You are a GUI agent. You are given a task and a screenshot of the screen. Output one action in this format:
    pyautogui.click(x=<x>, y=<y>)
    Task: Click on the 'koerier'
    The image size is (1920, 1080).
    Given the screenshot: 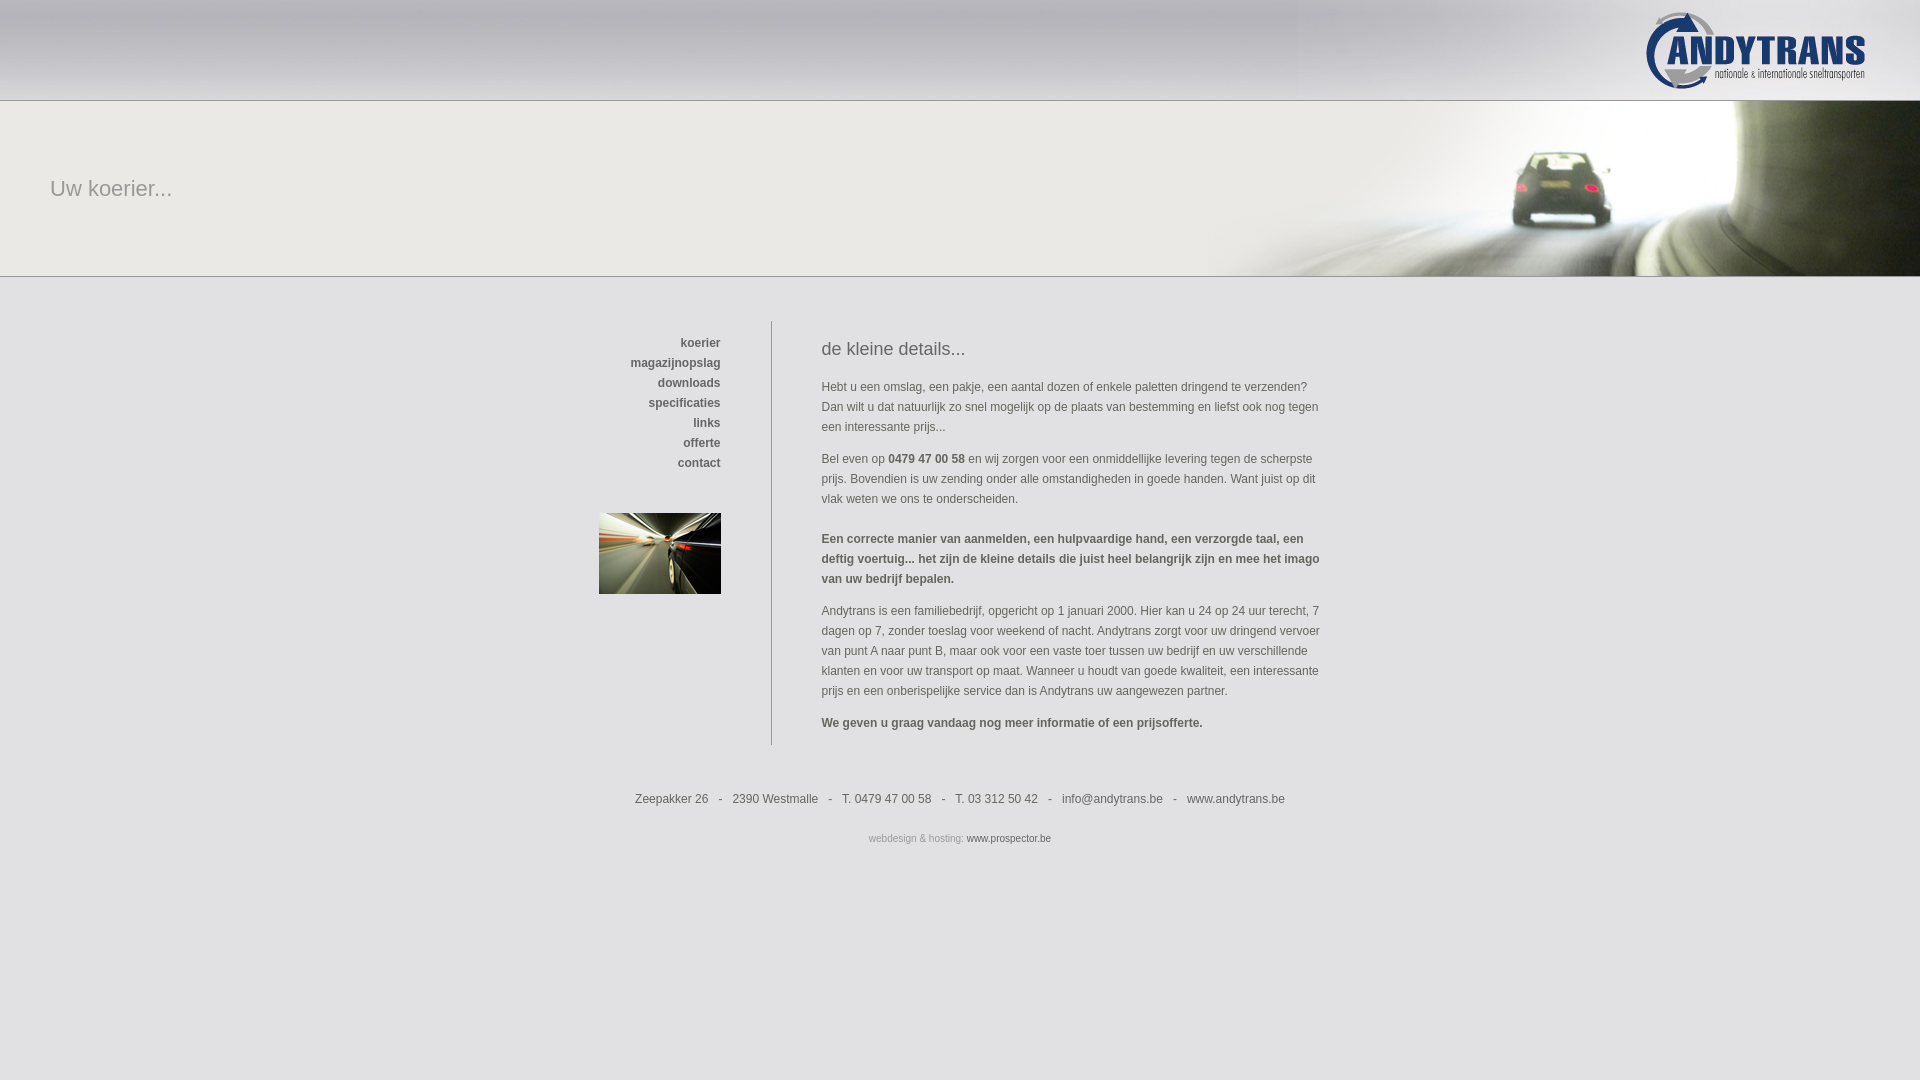 What is the action you would take?
    pyautogui.click(x=700, y=342)
    